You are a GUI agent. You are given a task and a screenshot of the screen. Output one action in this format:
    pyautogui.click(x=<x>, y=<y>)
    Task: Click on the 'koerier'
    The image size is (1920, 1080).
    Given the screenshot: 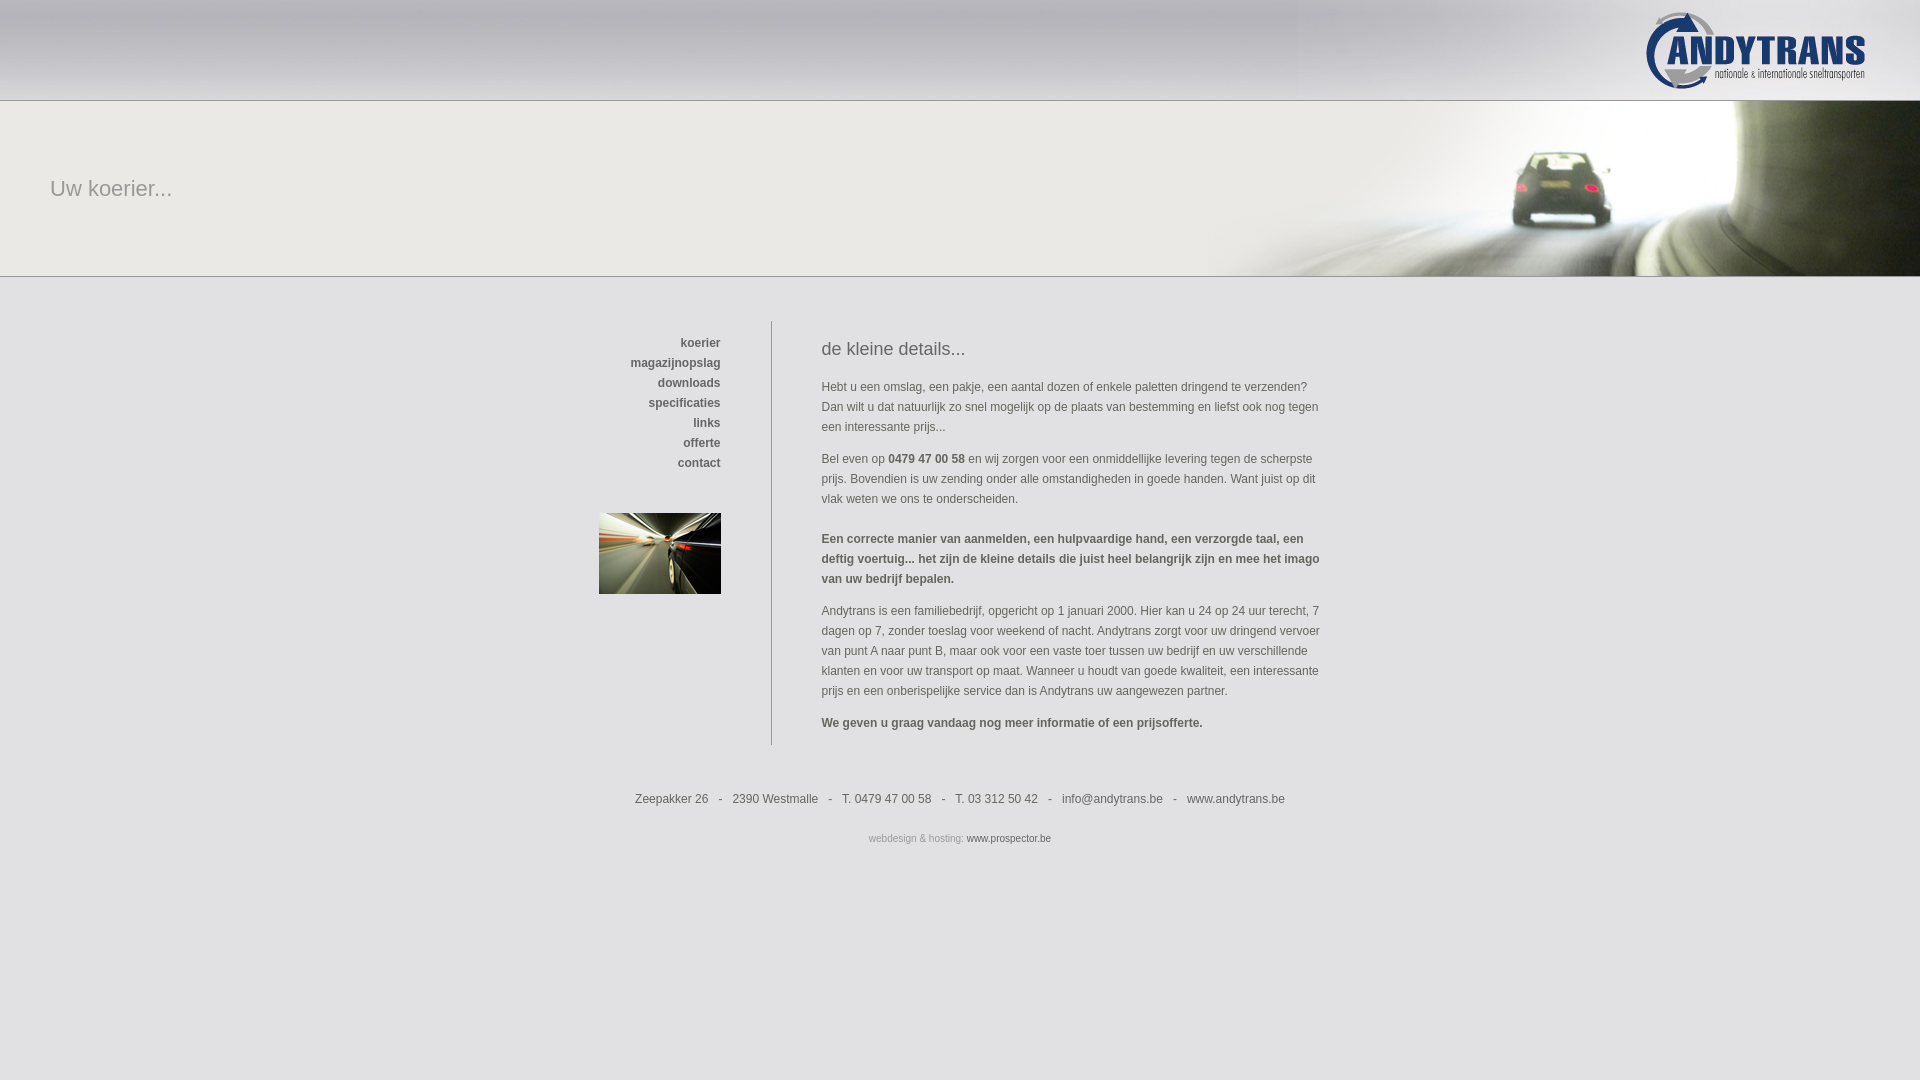 What is the action you would take?
    pyautogui.click(x=700, y=342)
    